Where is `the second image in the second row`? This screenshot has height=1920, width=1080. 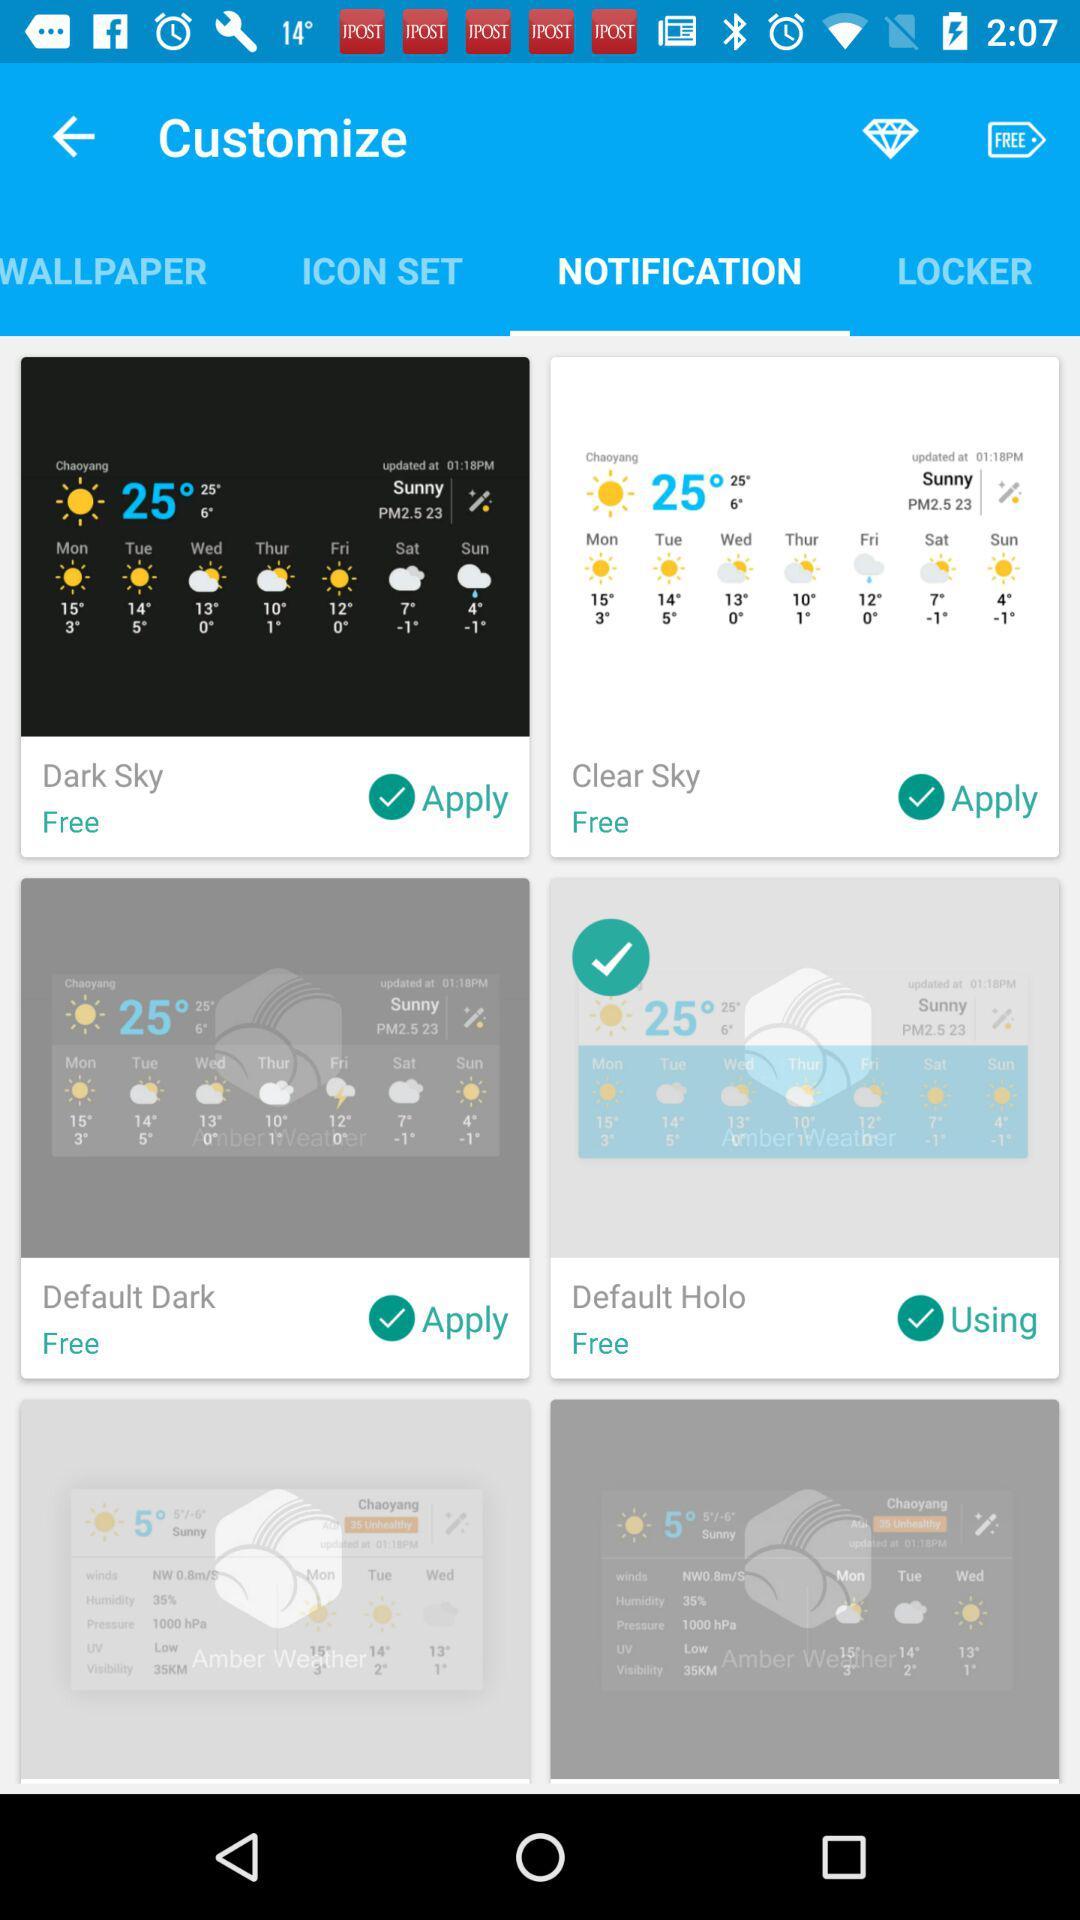
the second image in the second row is located at coordinates (804, 1067).